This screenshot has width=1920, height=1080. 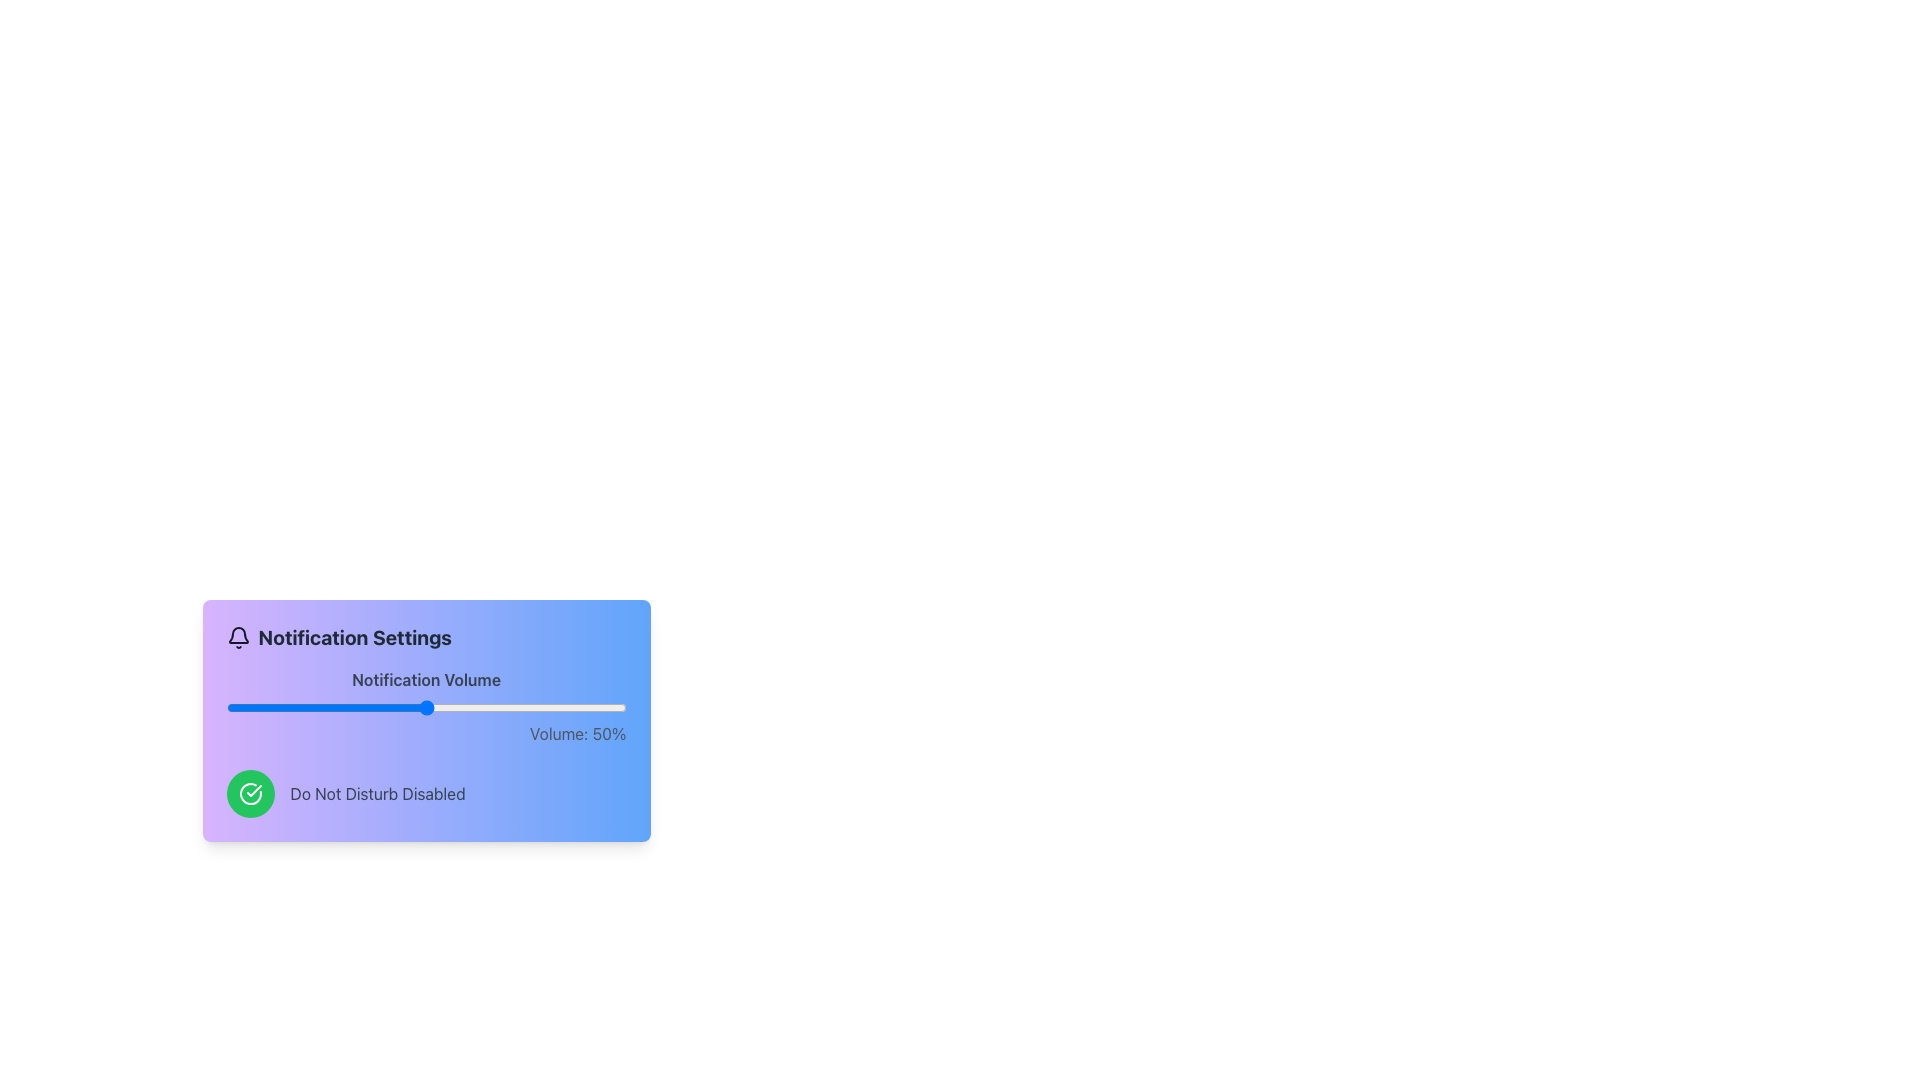 What do you see at coordinates (305, 707) in the screenshot?
I see `the notification volume` at bounding box center [305, 707].